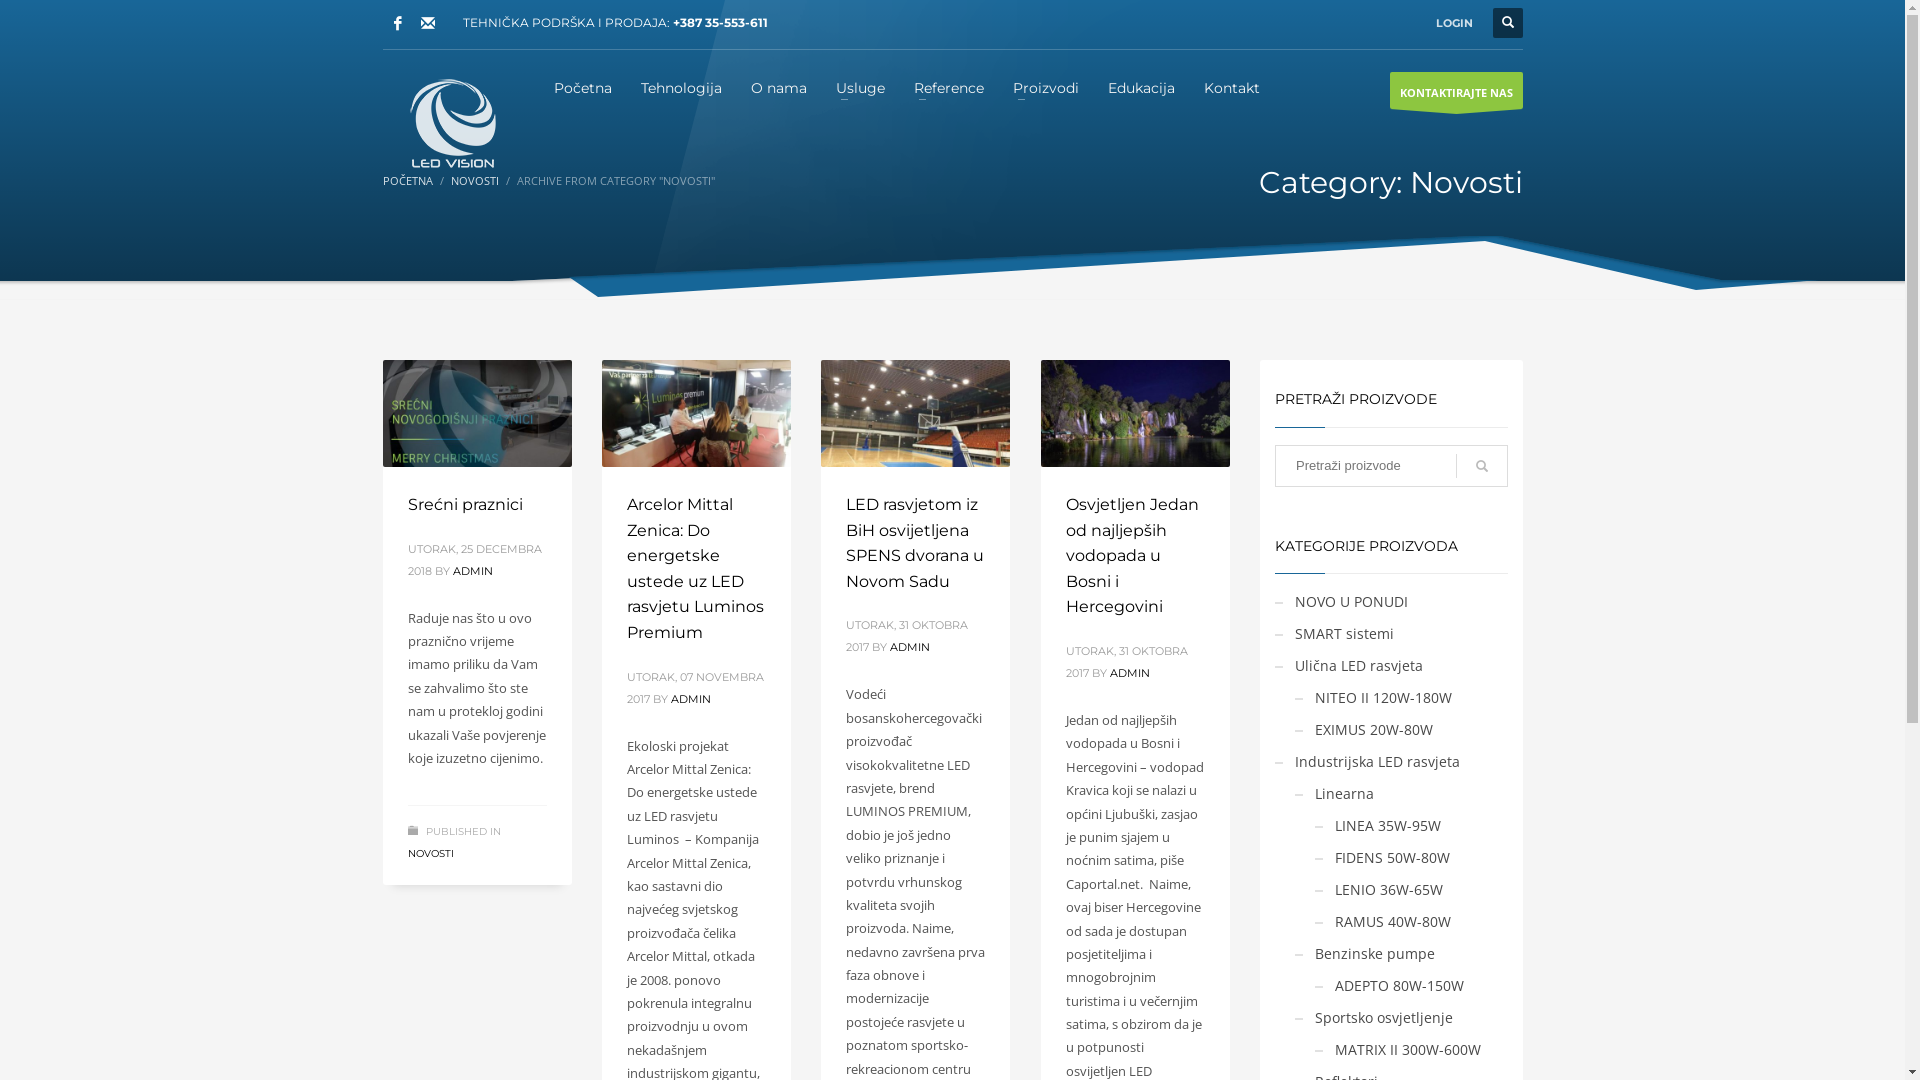 The height and width of the screenshot is (1080, 1920). I want to click on 'Kontakt', so click(1231, 86).